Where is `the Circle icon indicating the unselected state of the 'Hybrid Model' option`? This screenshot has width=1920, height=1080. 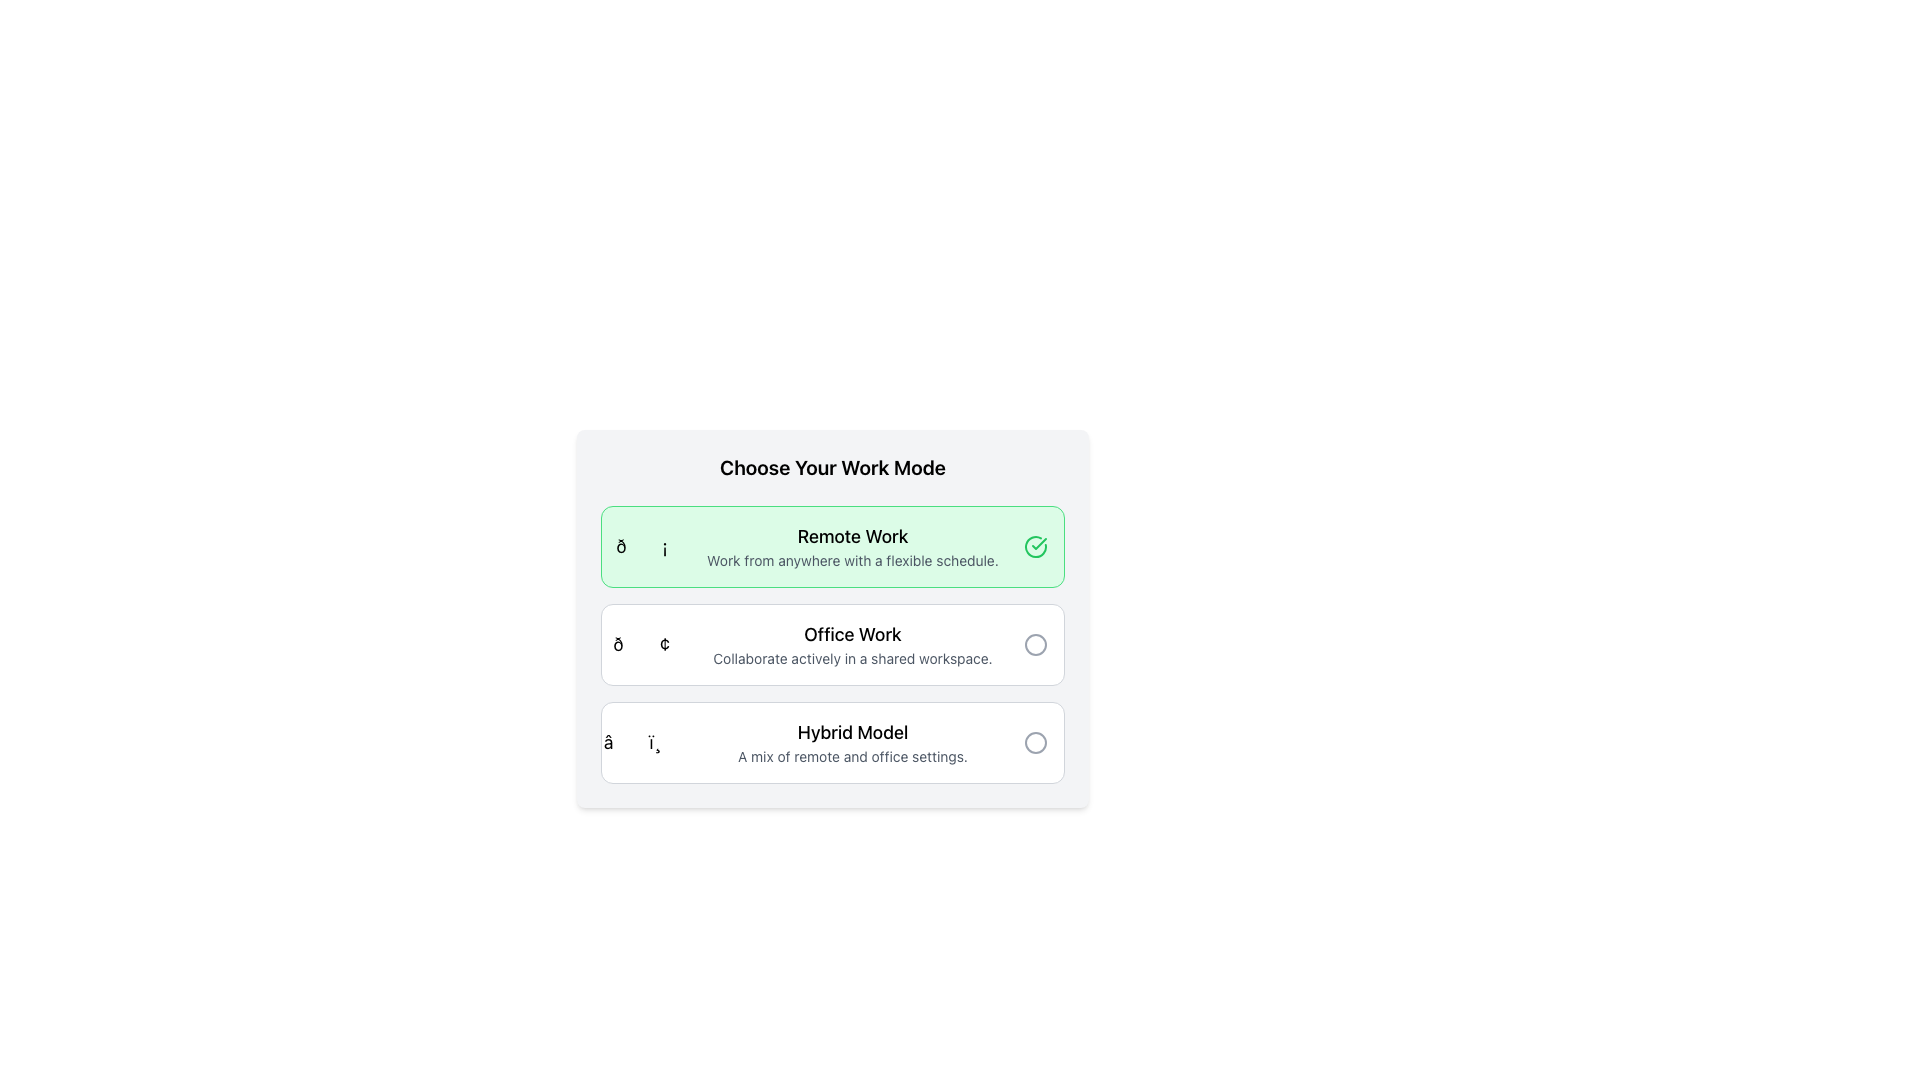
the Circle icon indicating the unselected state of the 'Hybrid Model' option is located at coordinates (1036, 743).